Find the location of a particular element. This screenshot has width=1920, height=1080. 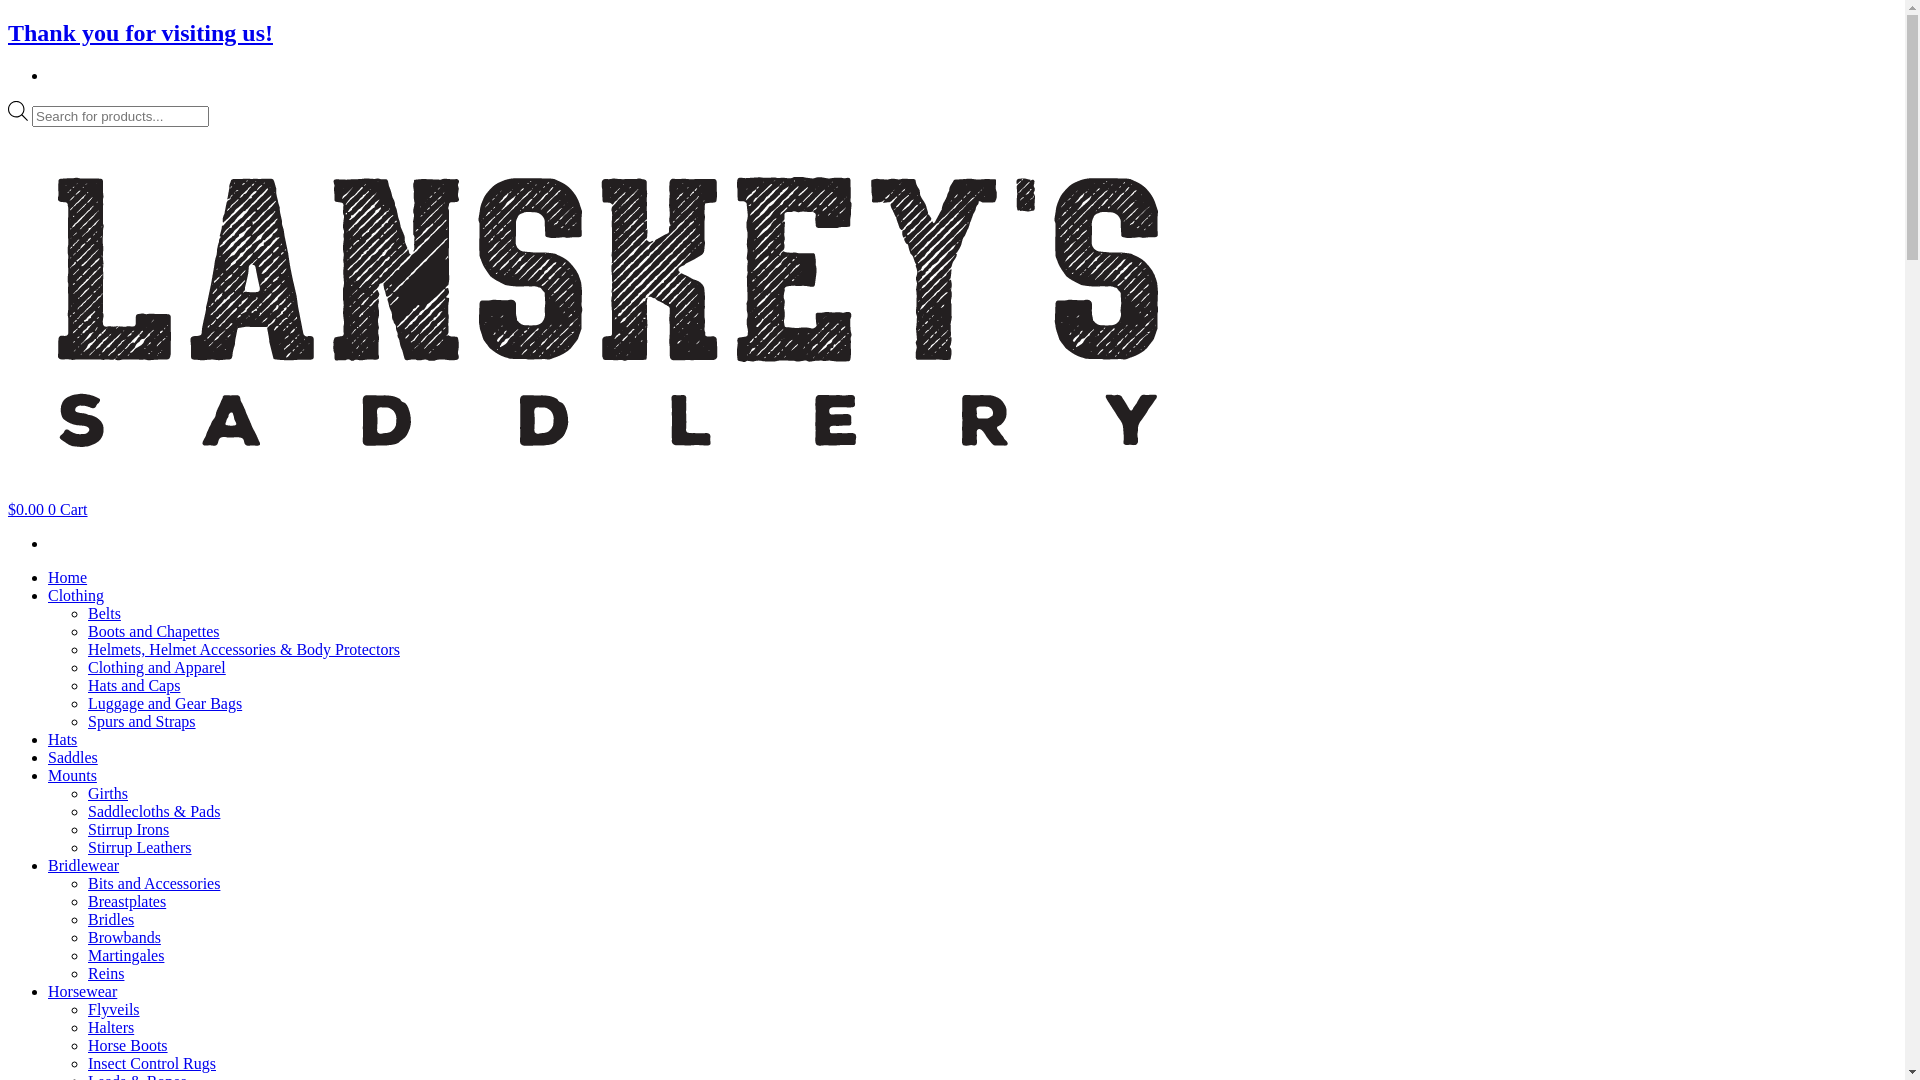

'Stirrup Leathers' is located at coordinates (138, 847).